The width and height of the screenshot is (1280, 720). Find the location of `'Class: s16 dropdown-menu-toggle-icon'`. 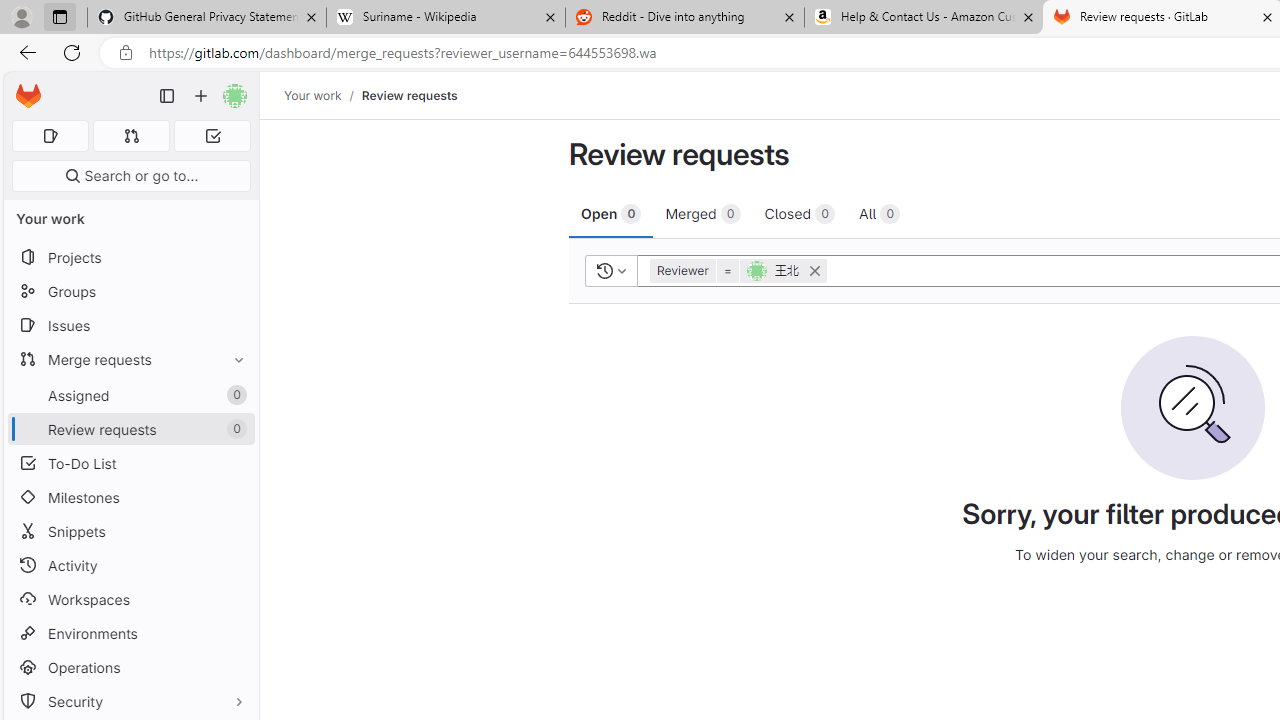

'Class: s16 dropdown-menu-toggle-icon' is located at coordinates (621, 270).